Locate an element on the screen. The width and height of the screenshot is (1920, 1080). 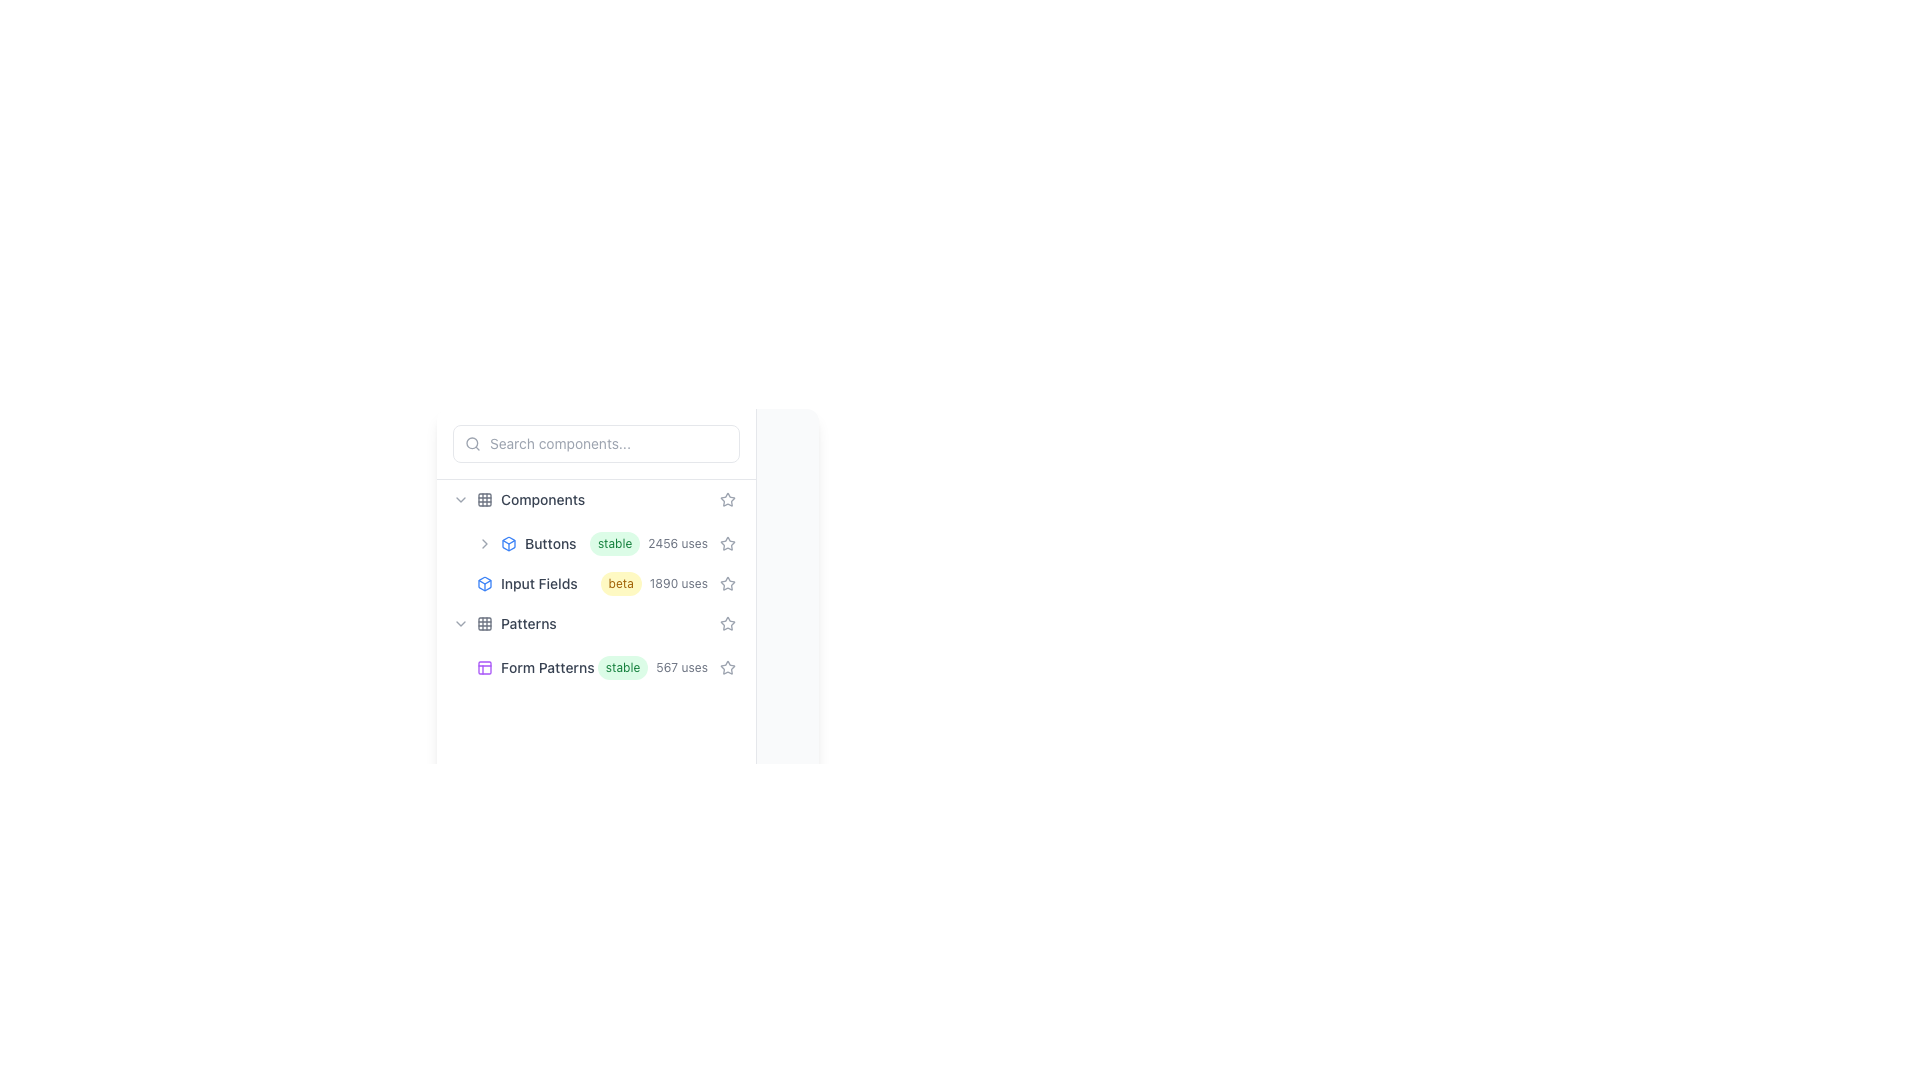
the numeric indicator text label that displays the usage count for 'Form Patterns', located to the center-right side of the section, following the green 'stable' badge and preceding the star icon is located at coordinates (682, 667).